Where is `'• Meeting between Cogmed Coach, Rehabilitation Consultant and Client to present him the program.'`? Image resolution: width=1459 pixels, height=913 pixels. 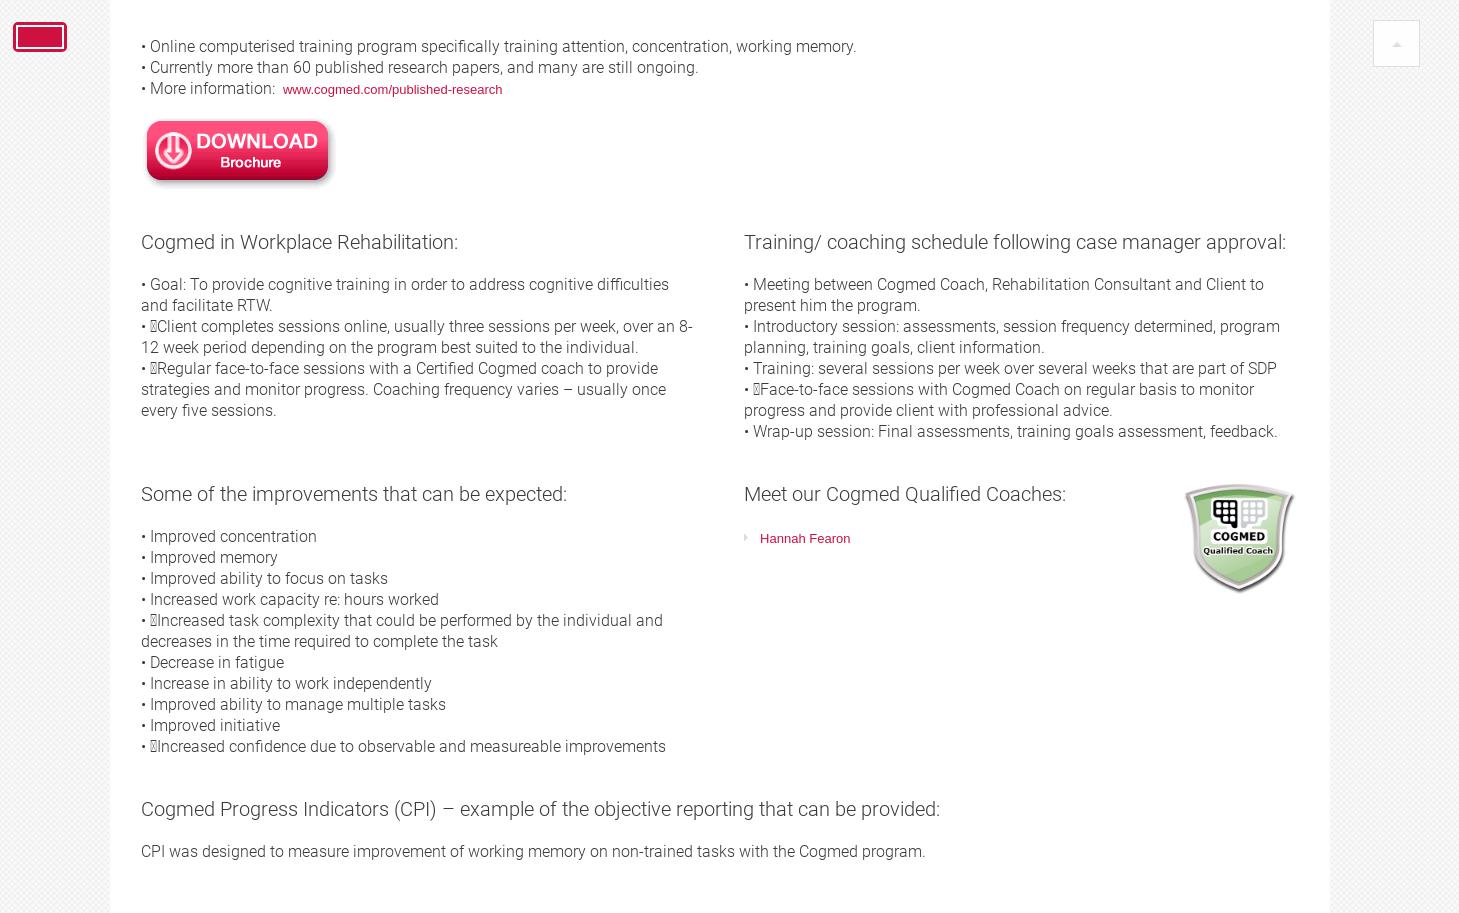
'• Meeting between Cogmed Coach, Rehabilitation Consultant and Client to present him the program.' is located at coordinates (1002, 293).